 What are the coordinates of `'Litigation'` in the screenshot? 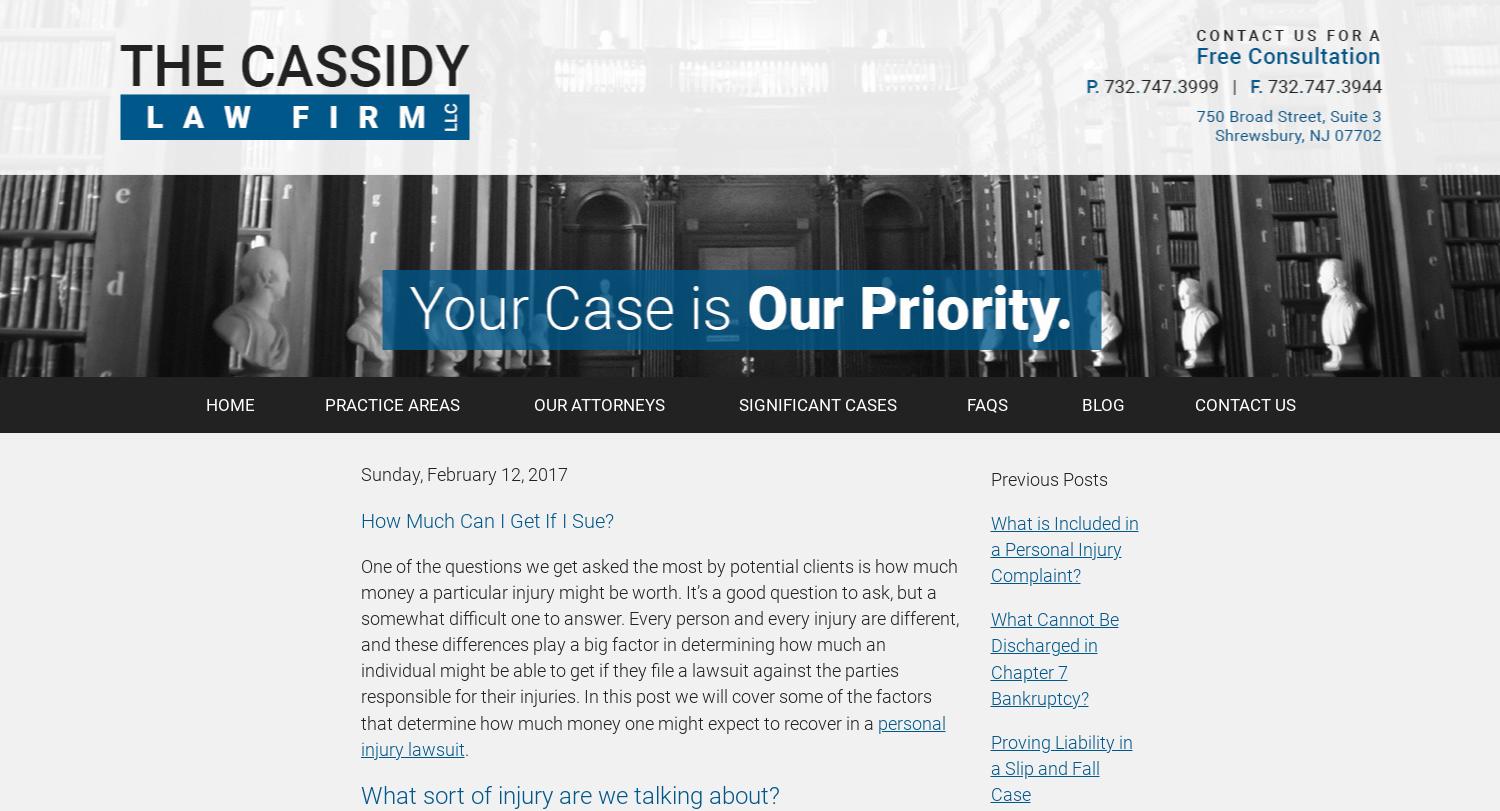 It's located at (141, 185).